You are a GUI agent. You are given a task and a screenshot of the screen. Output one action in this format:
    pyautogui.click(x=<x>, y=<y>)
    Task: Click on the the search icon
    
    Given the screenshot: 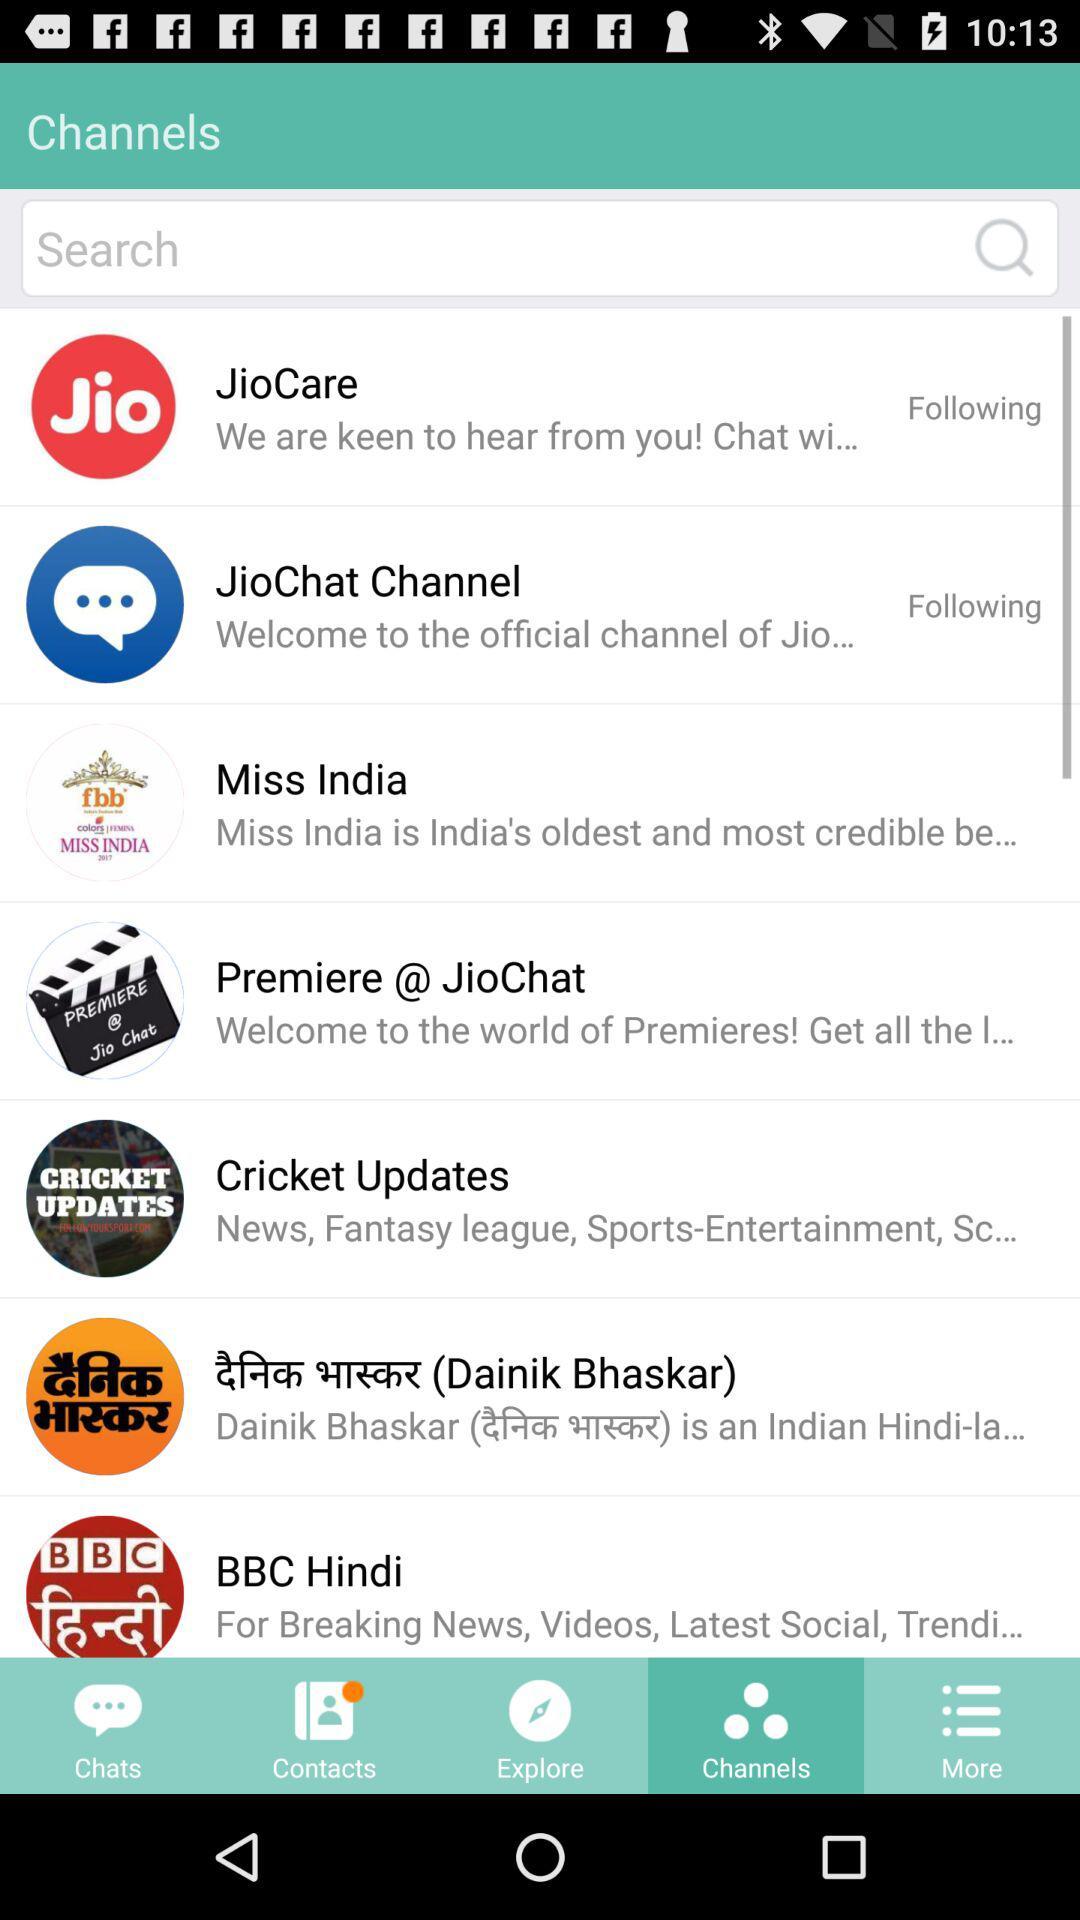 What is the action you would take?
    pyautogui.click(x=1004, y=264)
    